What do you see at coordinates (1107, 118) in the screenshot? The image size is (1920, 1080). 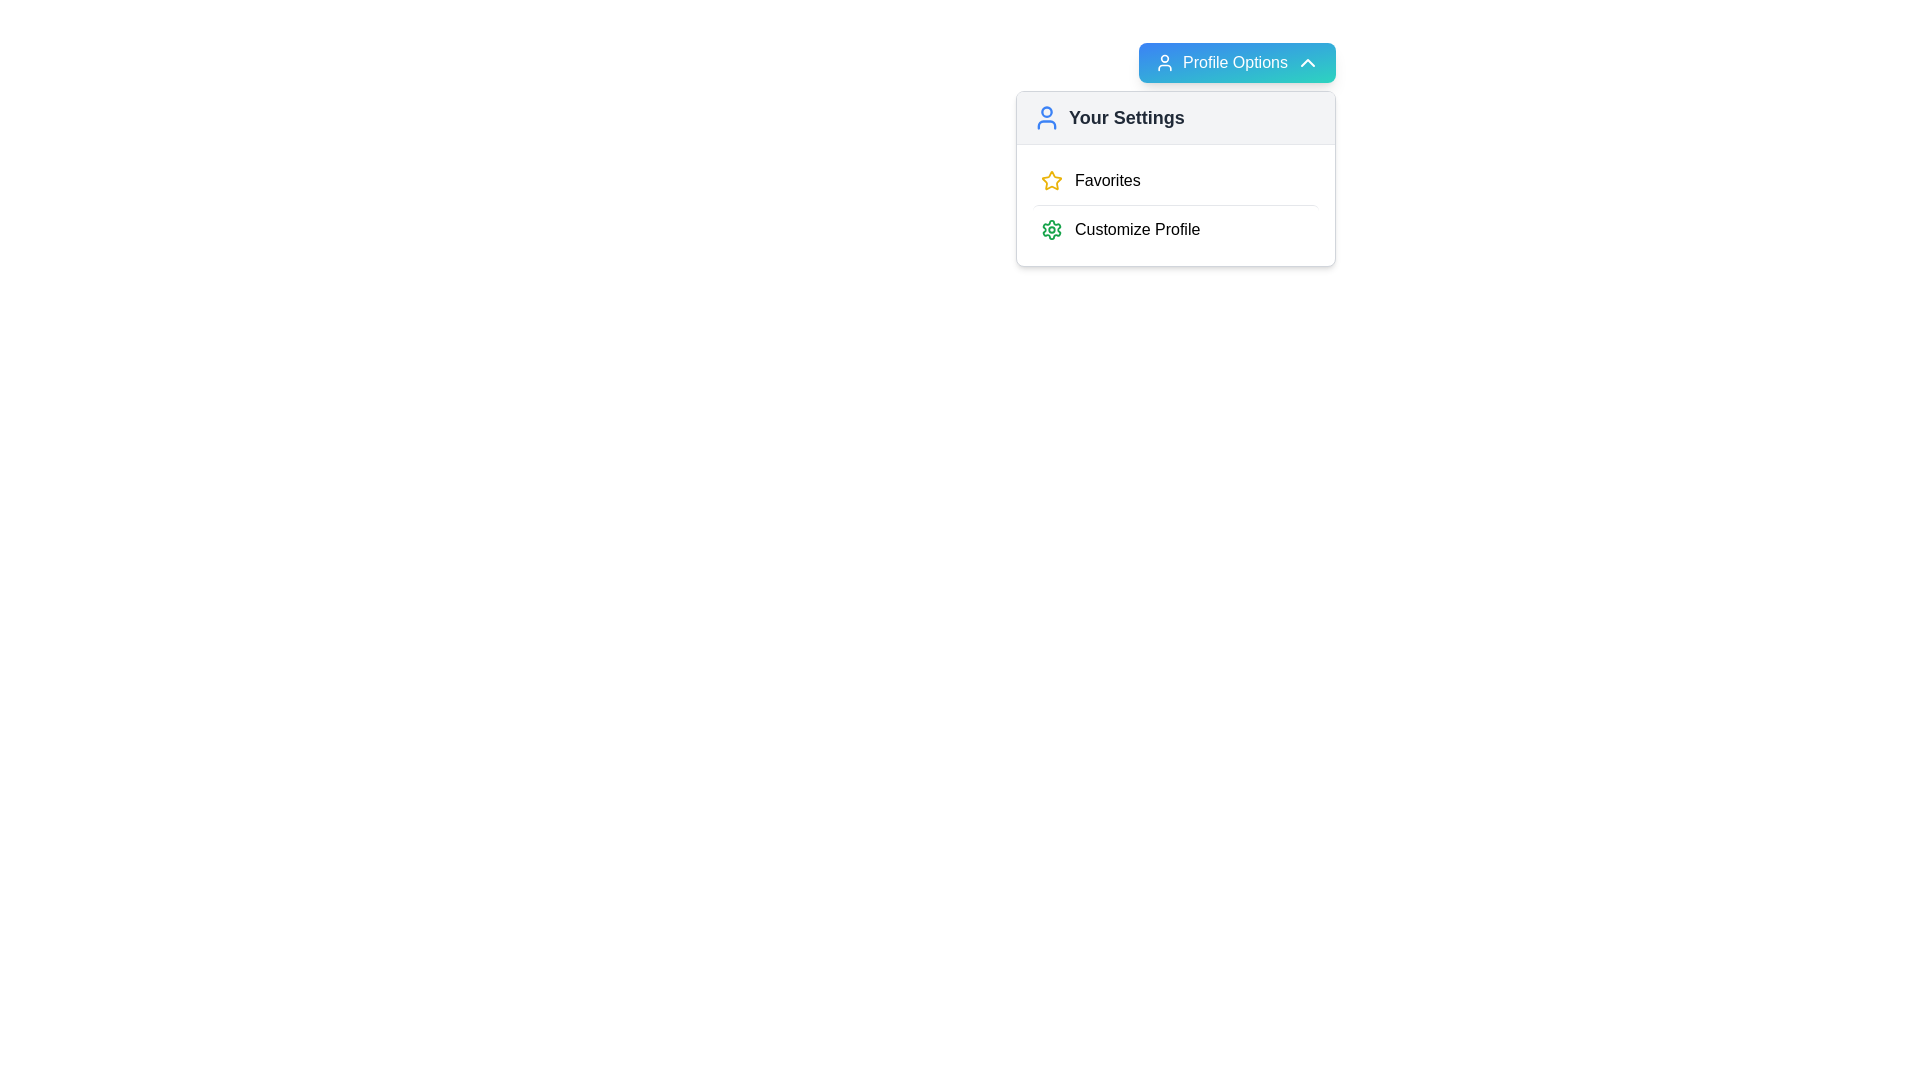 I see `the 'Your Settings' menu option, which is styled with blue text and an adjacent user icon` at bounding box center [1107, 118].